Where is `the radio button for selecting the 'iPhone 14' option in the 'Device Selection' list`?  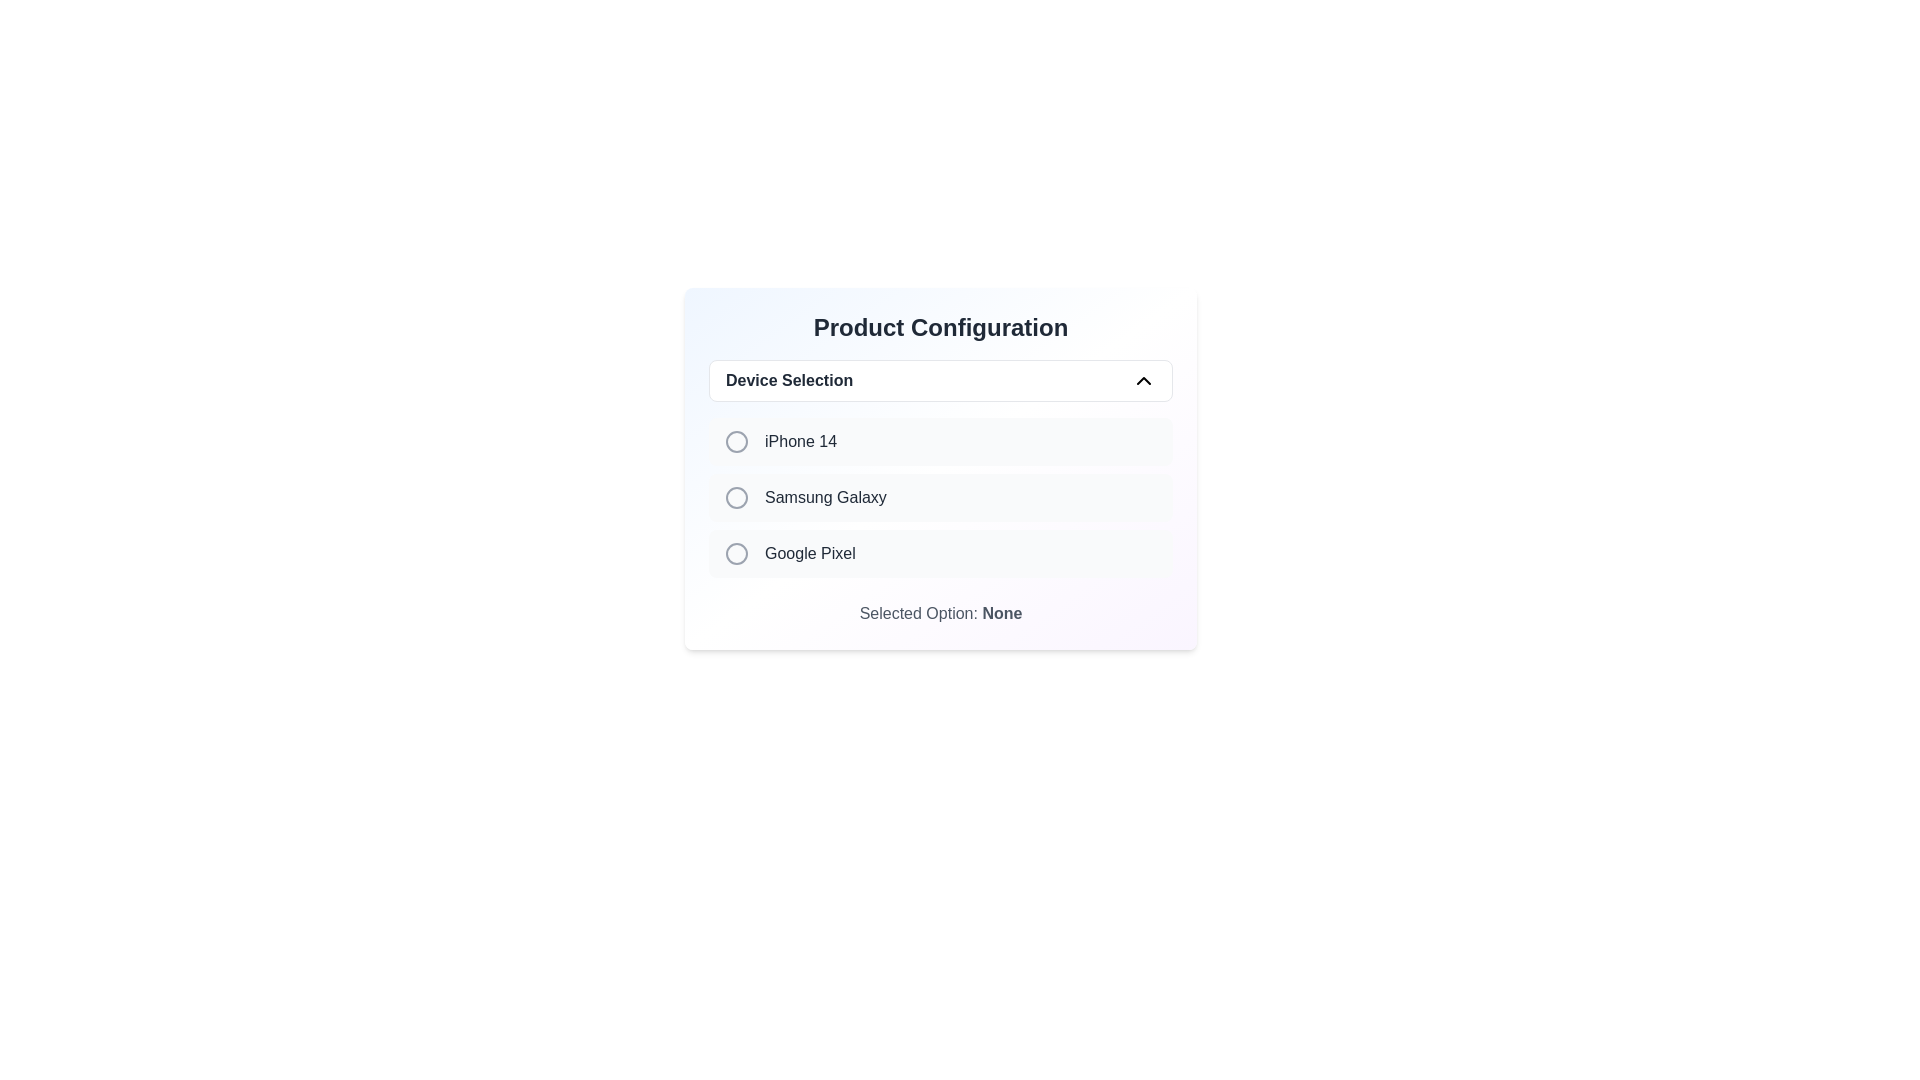 the radio button for selecting the 'iPhone 14' option in the 'Device Selection' list is located at coordinates (736, 441).